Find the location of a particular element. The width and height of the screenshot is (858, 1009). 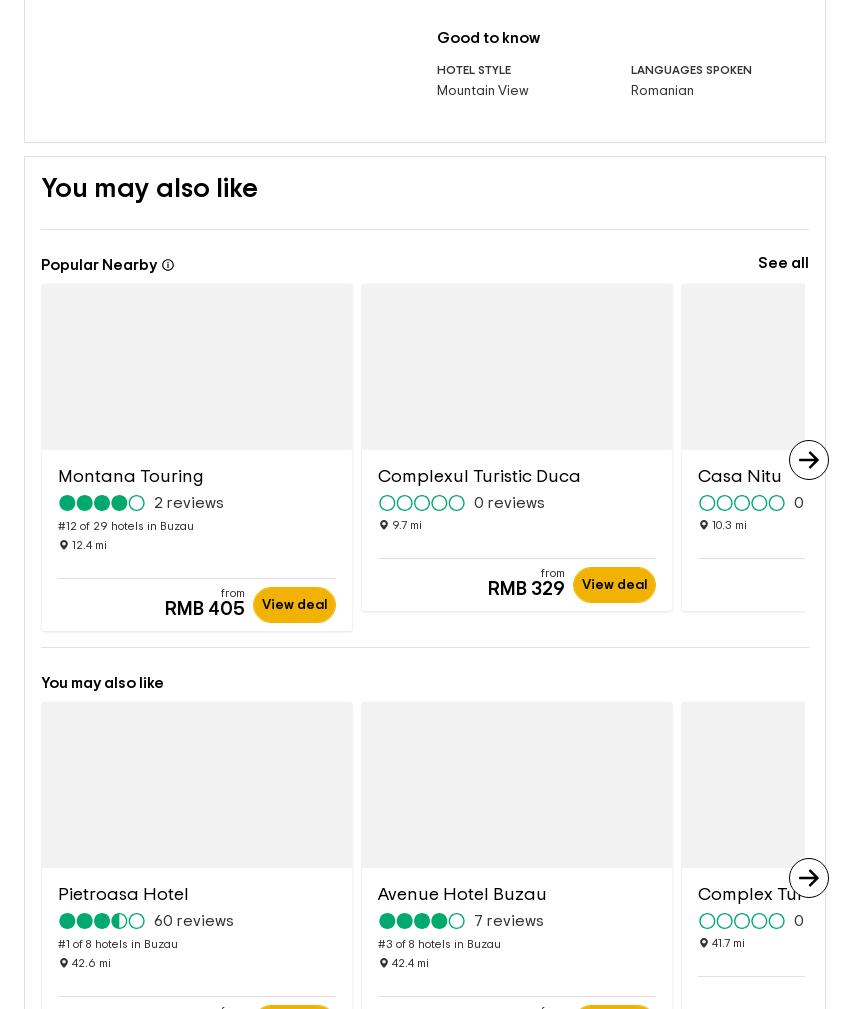

'See all' is located at coordinates (782, 229).